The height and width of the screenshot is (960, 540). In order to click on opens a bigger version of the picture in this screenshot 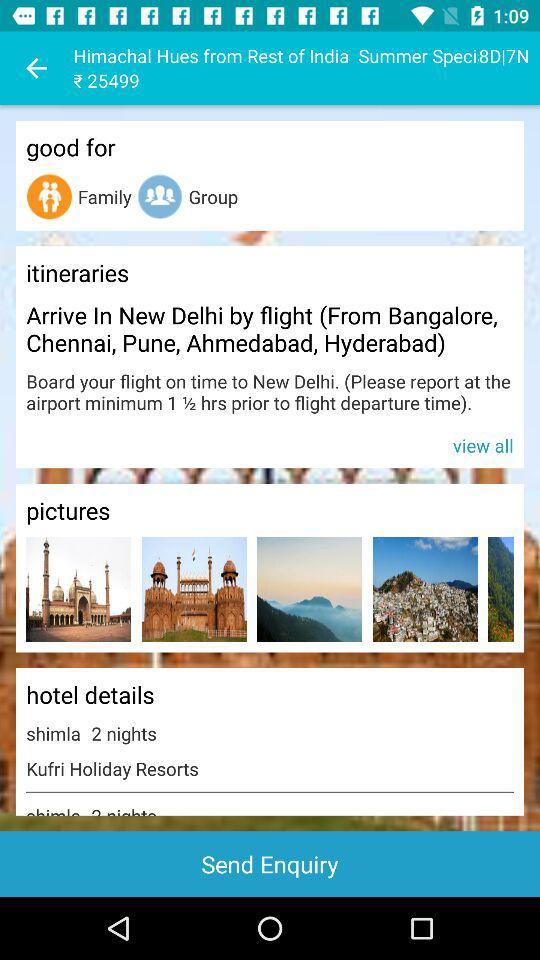, I will do `click(194, 589)`.